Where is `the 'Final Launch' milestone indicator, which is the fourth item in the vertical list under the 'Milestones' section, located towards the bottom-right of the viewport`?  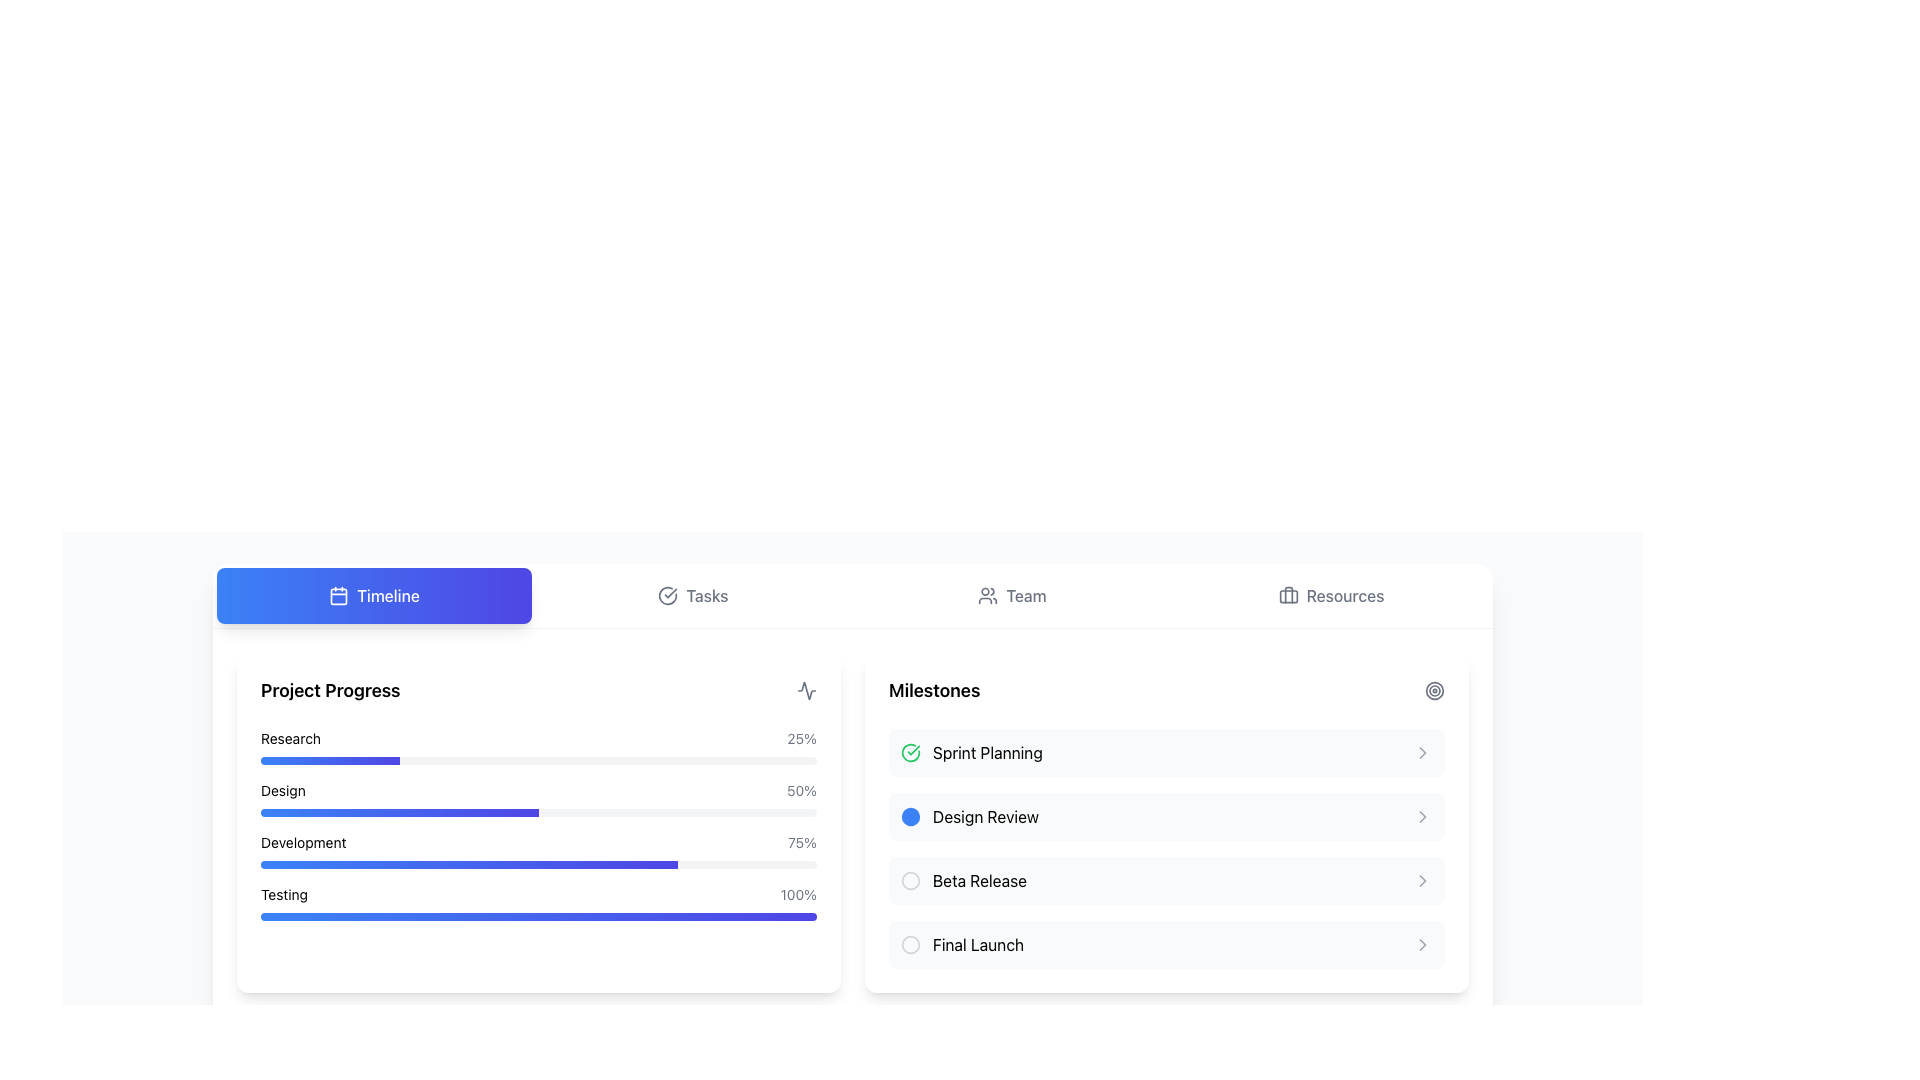 the 'Final Launch' milestone indicator, which is the fourth item in the vertical list under the 'Milestones' section, located towards the bottom-right of the viewport is located at coordinates (962, 945).